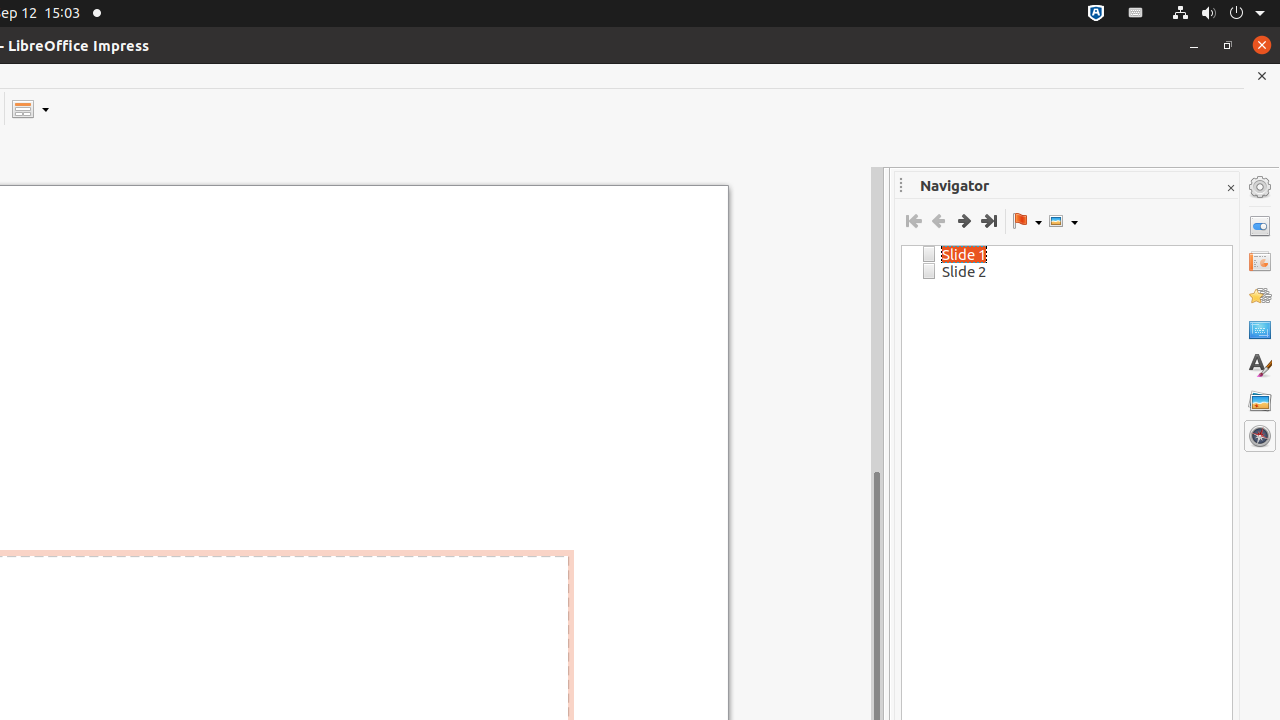 This screenshot has height=720, width=1280. I want to click on 'Master Slides', so click(1259, 329).